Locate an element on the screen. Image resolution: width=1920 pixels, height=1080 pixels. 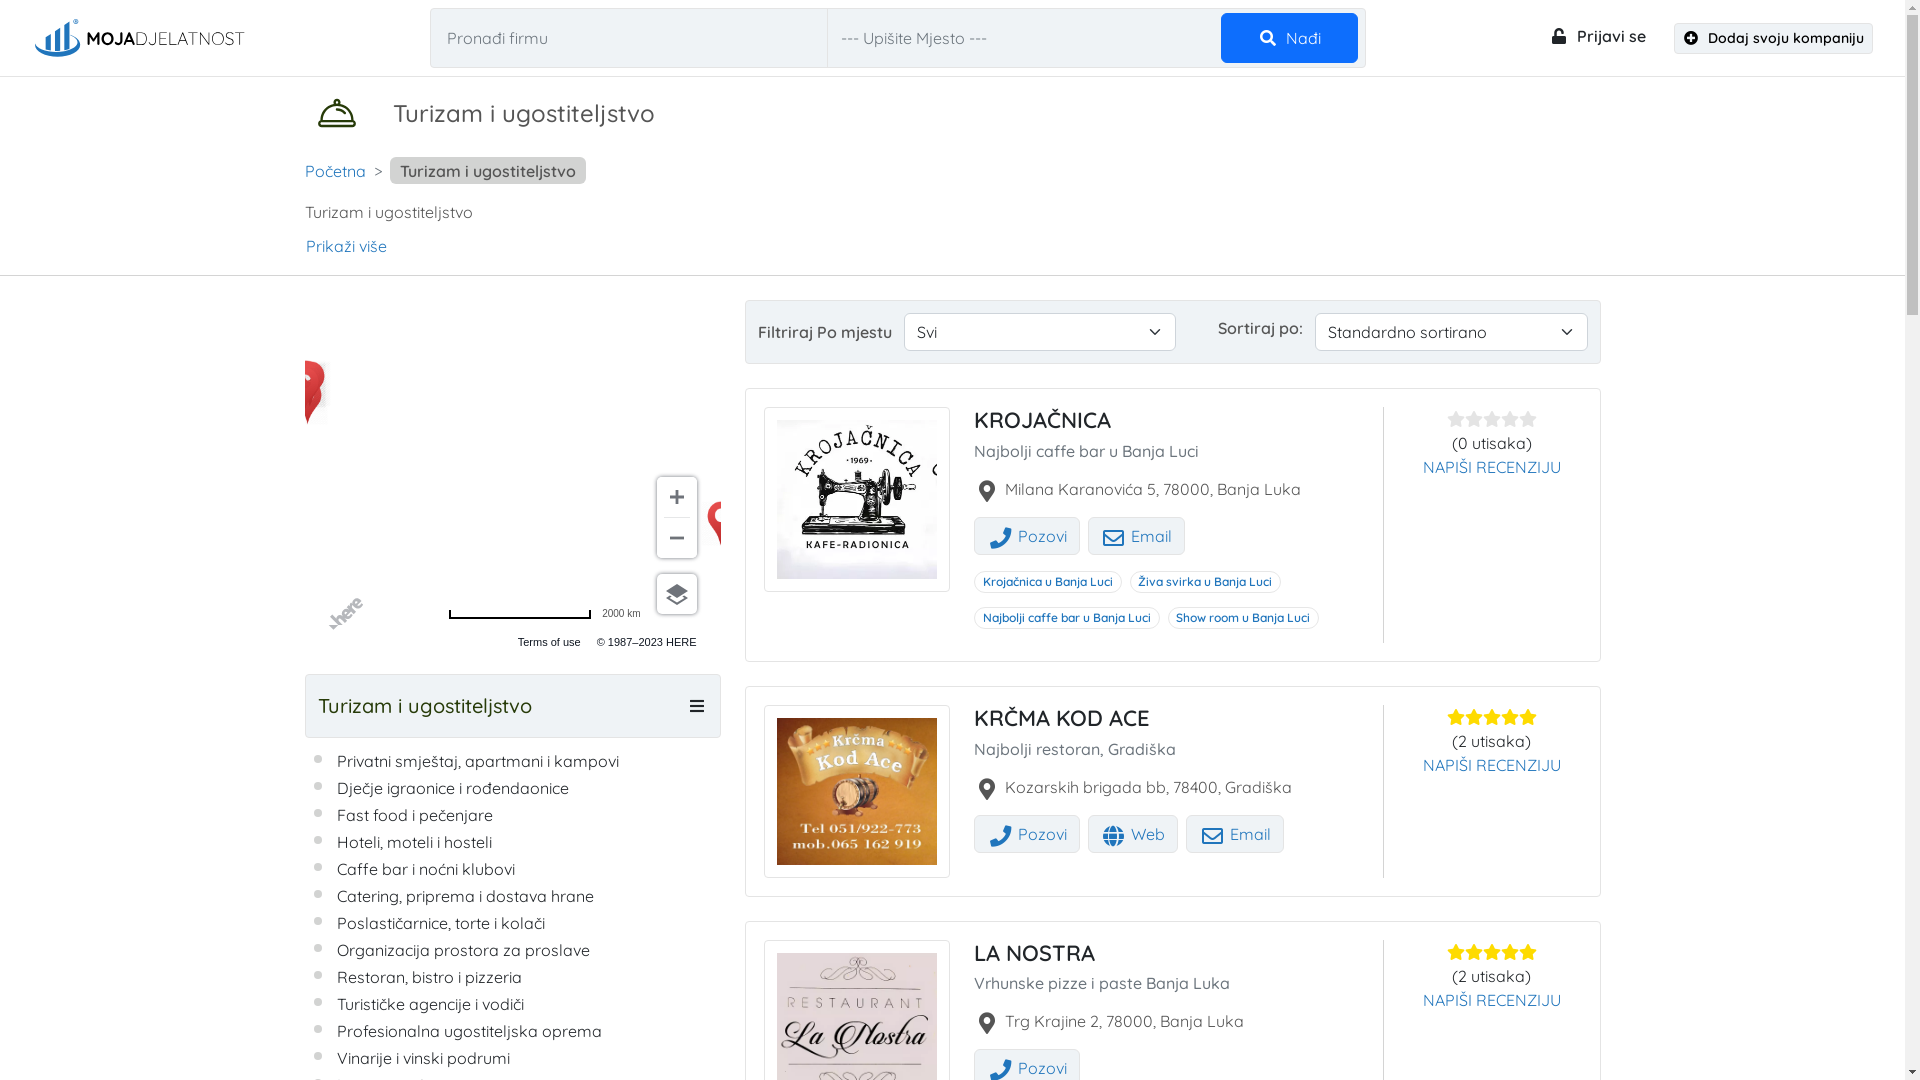
'Dodaj svoju kompaniju' is located at coordinates (1674, 37).